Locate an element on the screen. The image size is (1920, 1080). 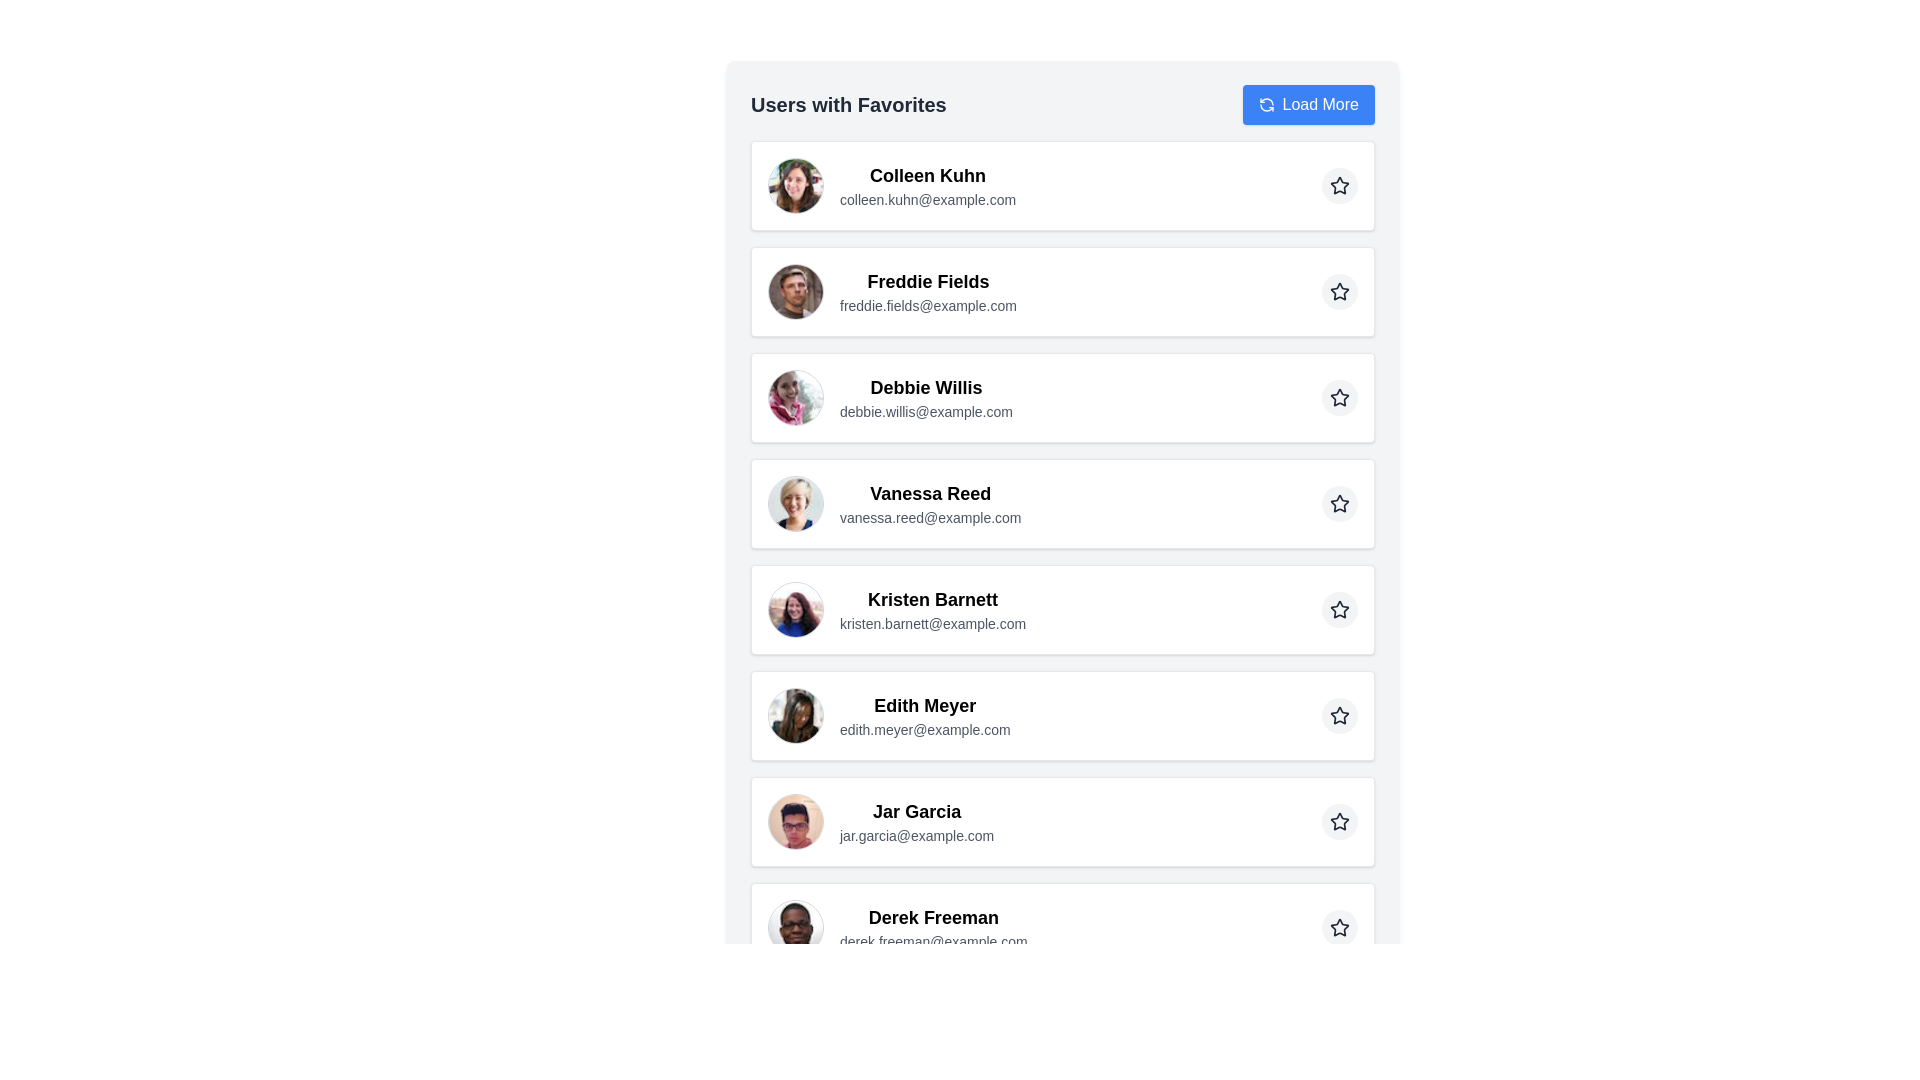
the star icon located to the right of the 'Jar Garcia' entry in the vertical user list is located at coordinates (1339, 821).